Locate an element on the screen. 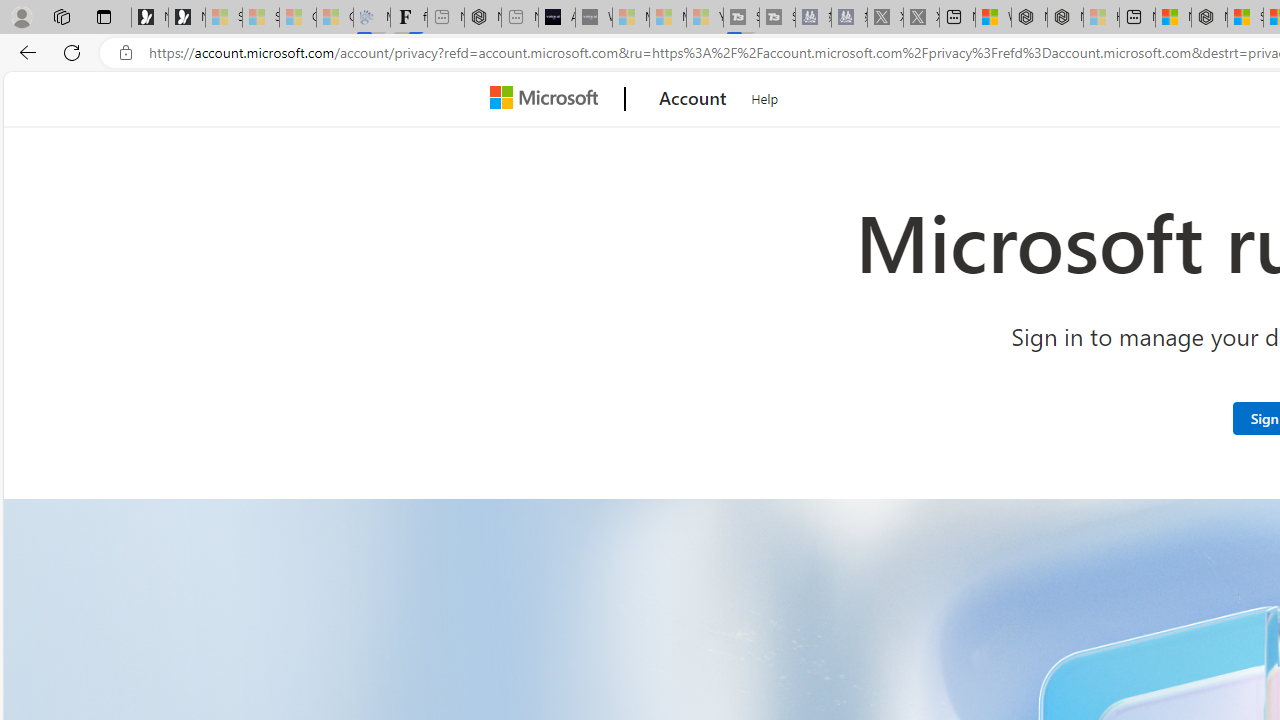 This screenshot has height=720, width=1280. 'Help' is located at coordinates (764, 96).